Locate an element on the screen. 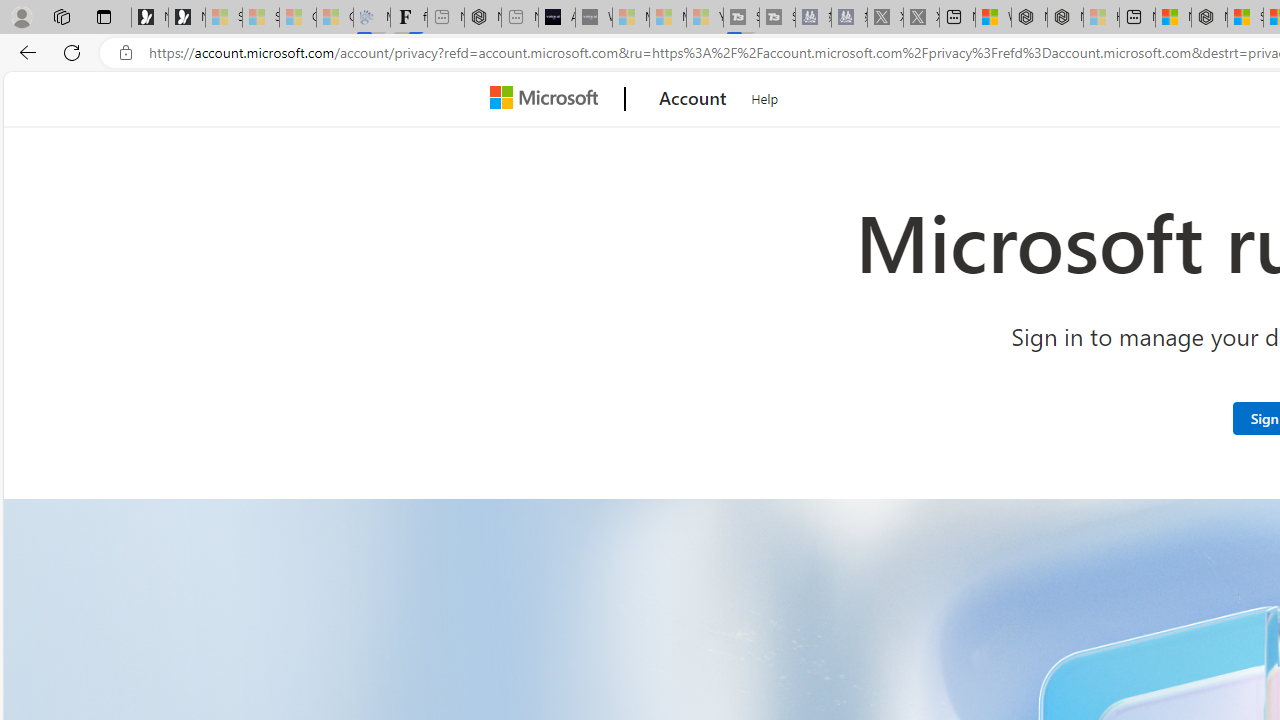 This screenshot has height=720, width=1280. 'Help' is located at coordinates (764, 96).